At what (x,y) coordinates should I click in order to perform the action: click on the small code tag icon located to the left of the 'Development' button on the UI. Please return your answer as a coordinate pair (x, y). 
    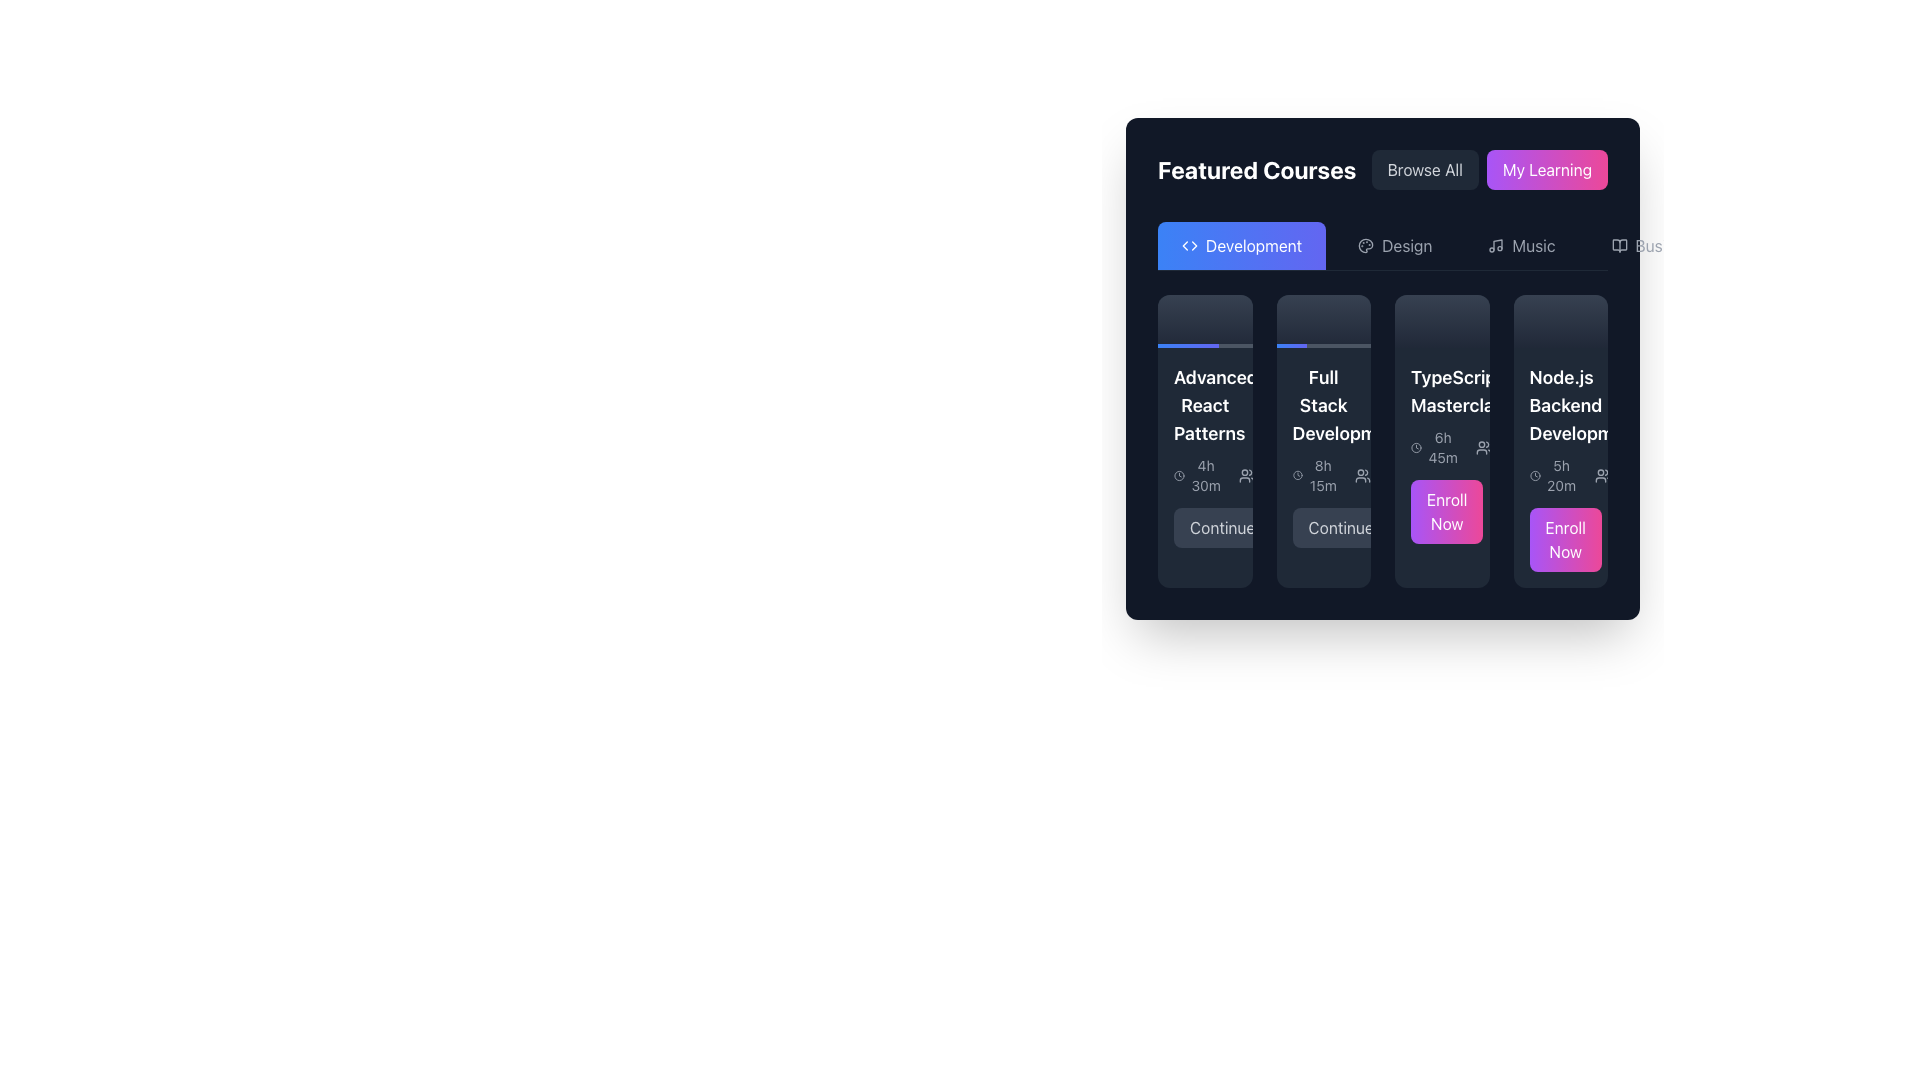
    Looking at the image, I should click on (1190, 245).